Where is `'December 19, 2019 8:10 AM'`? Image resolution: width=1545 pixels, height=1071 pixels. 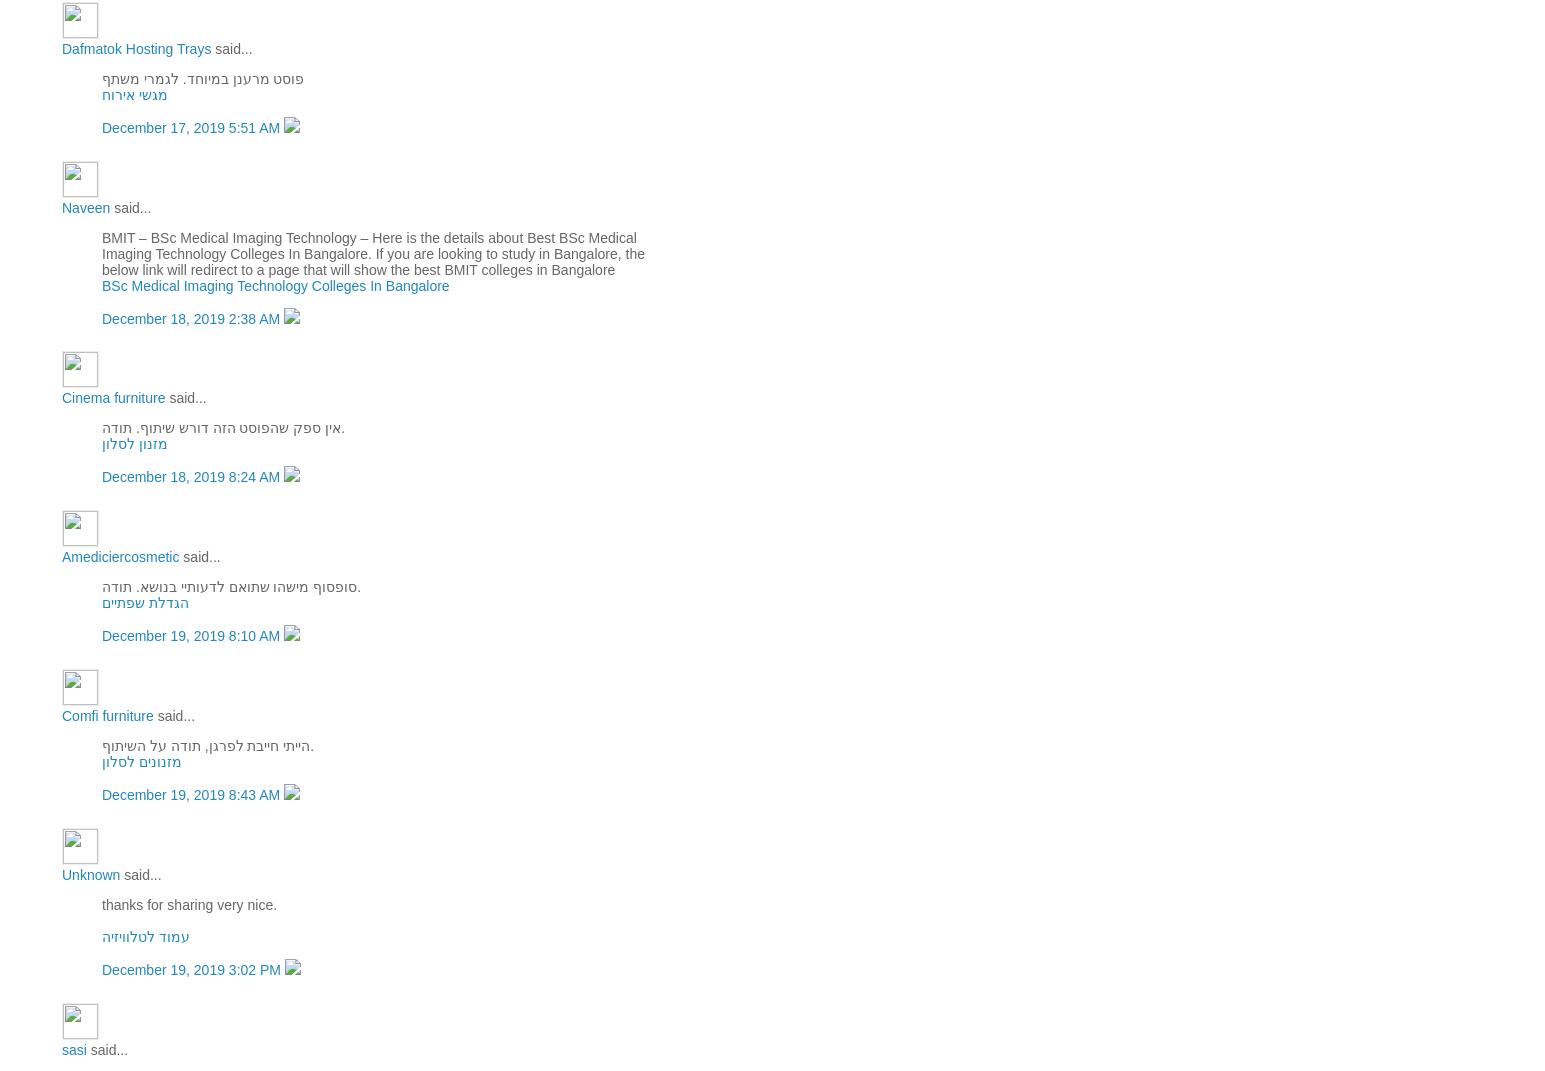 'December 19, 2019 8:10 AM' is located at coordinates (100, 634).